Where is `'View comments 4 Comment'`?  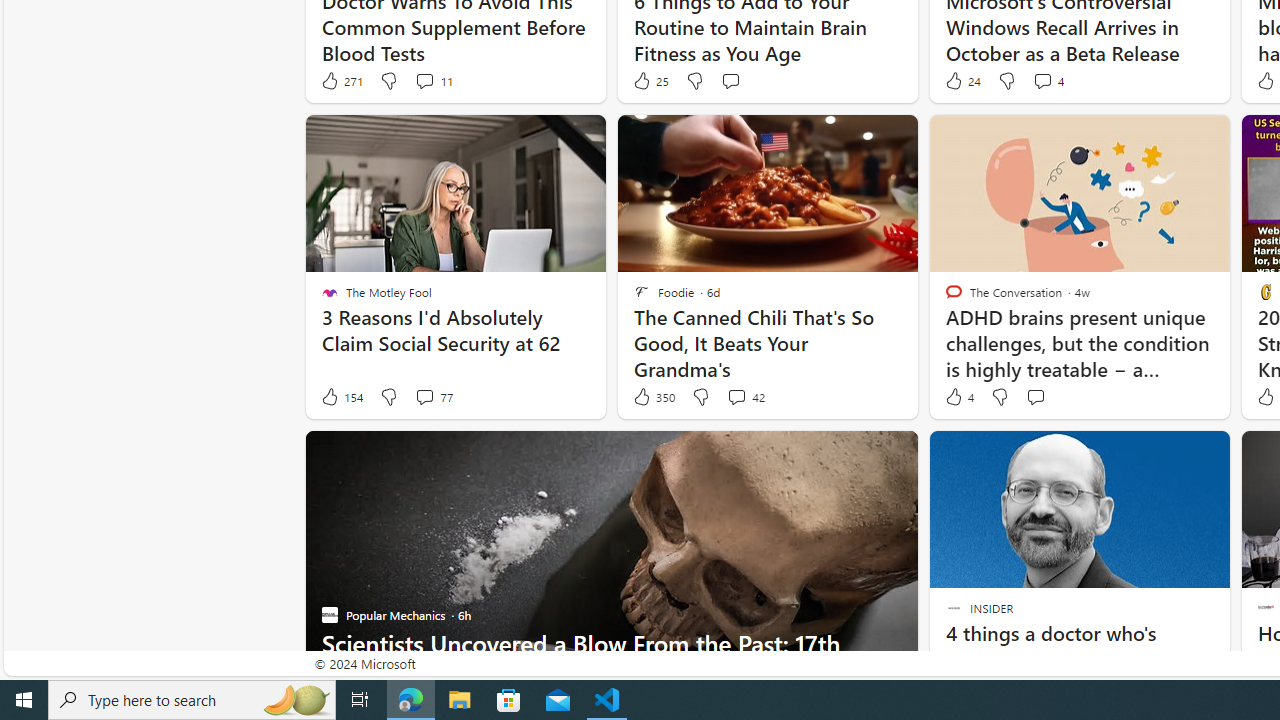
'View comments 4 Comment' is located at coordinates (1041, 80).